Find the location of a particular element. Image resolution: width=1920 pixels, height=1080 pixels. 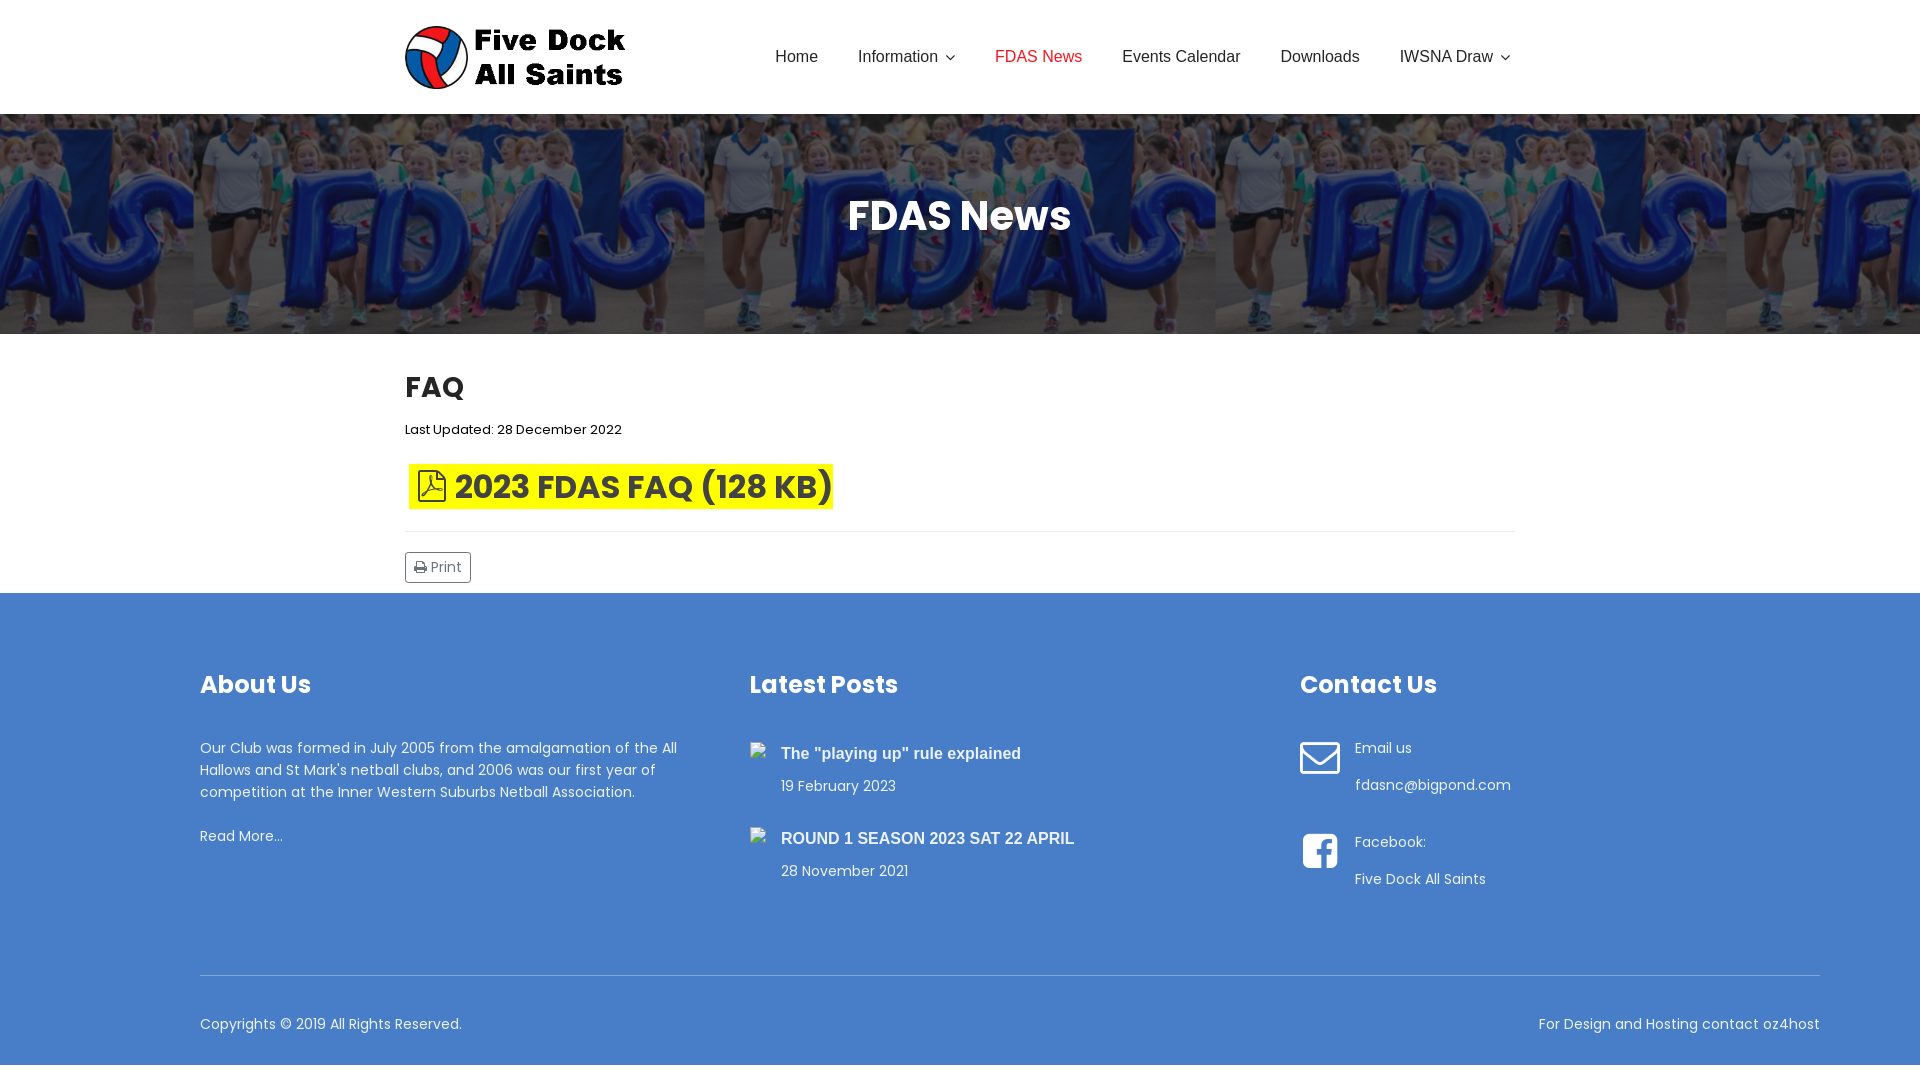

'Events Calendar' is located at coordinates (1180, 56).